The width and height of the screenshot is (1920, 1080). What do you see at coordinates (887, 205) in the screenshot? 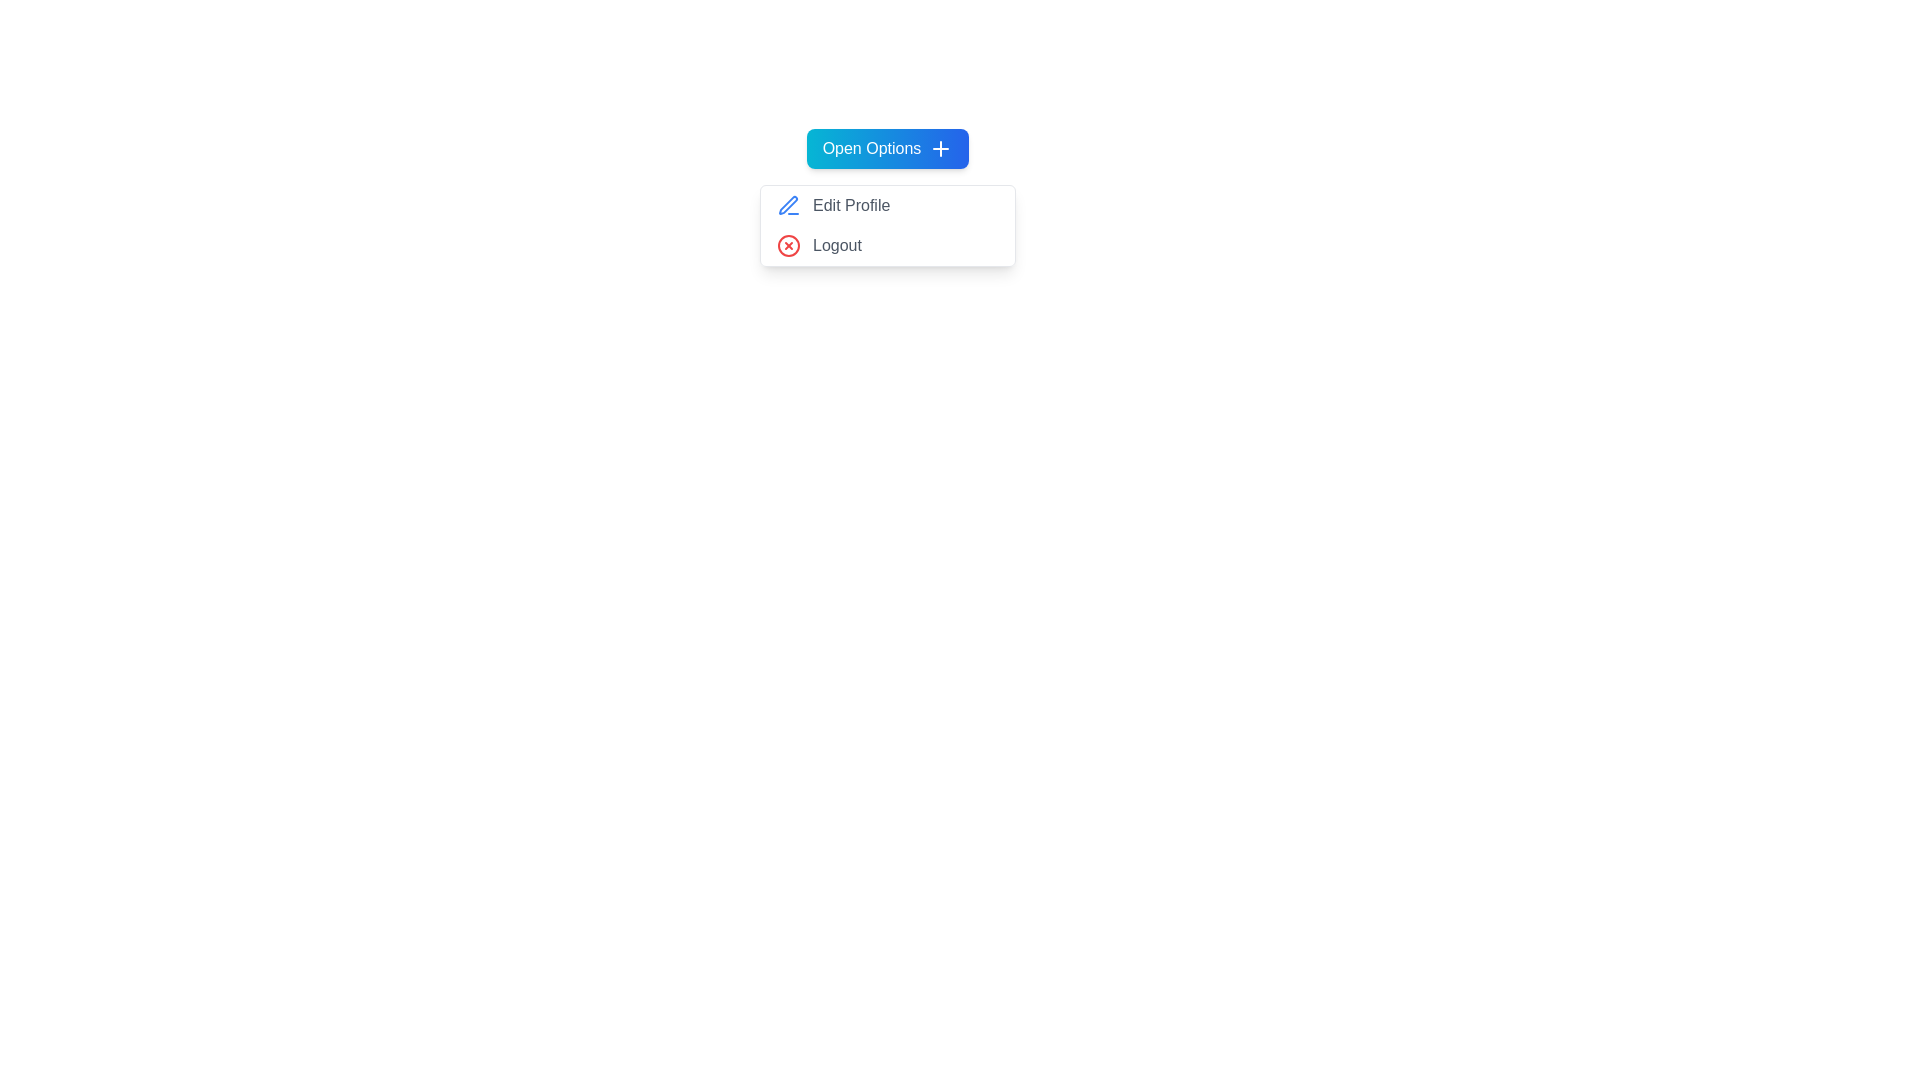
I see `the menu item Edit Profile to highlight it` at bounding box center [887, 205].